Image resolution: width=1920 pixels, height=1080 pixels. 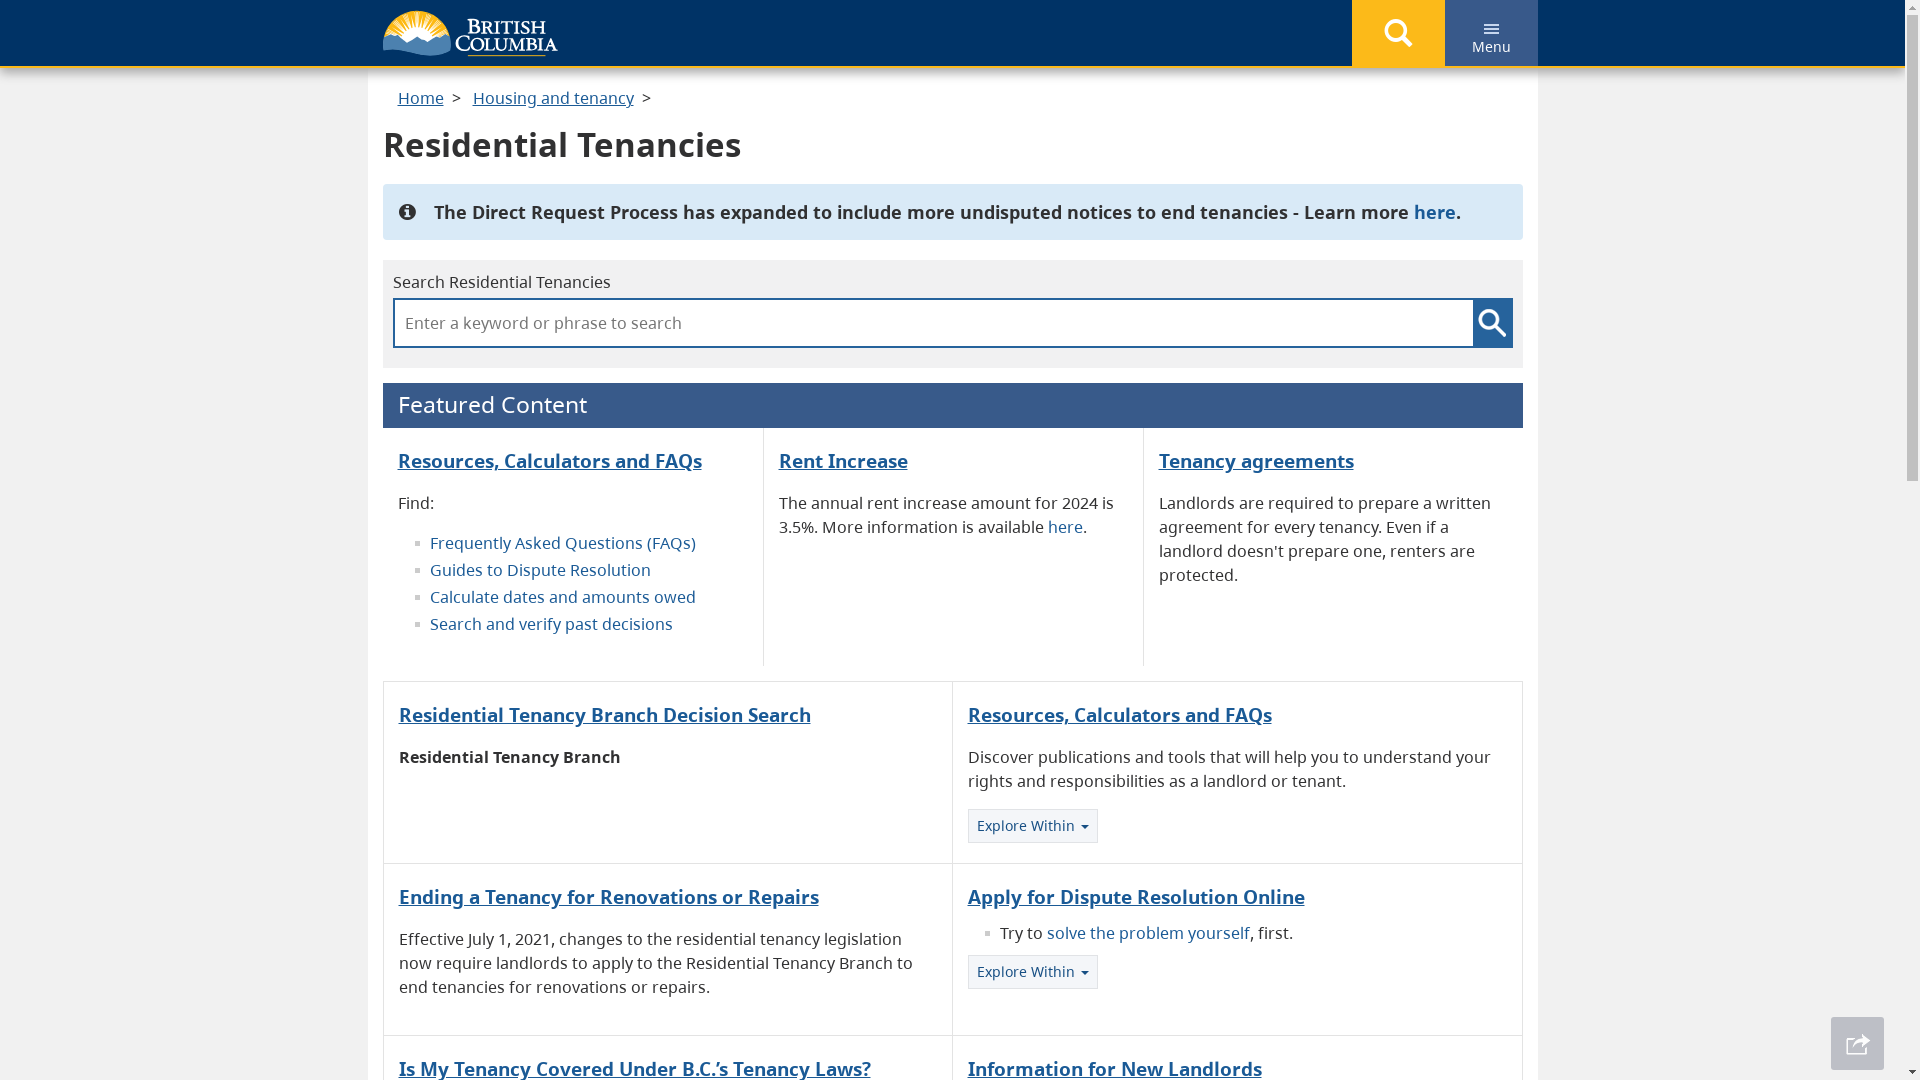 What do you see at coordinates (1045, 933) in the screenshot?
I see `'solve the problem yourself'` at bounding box center [1045, 933].